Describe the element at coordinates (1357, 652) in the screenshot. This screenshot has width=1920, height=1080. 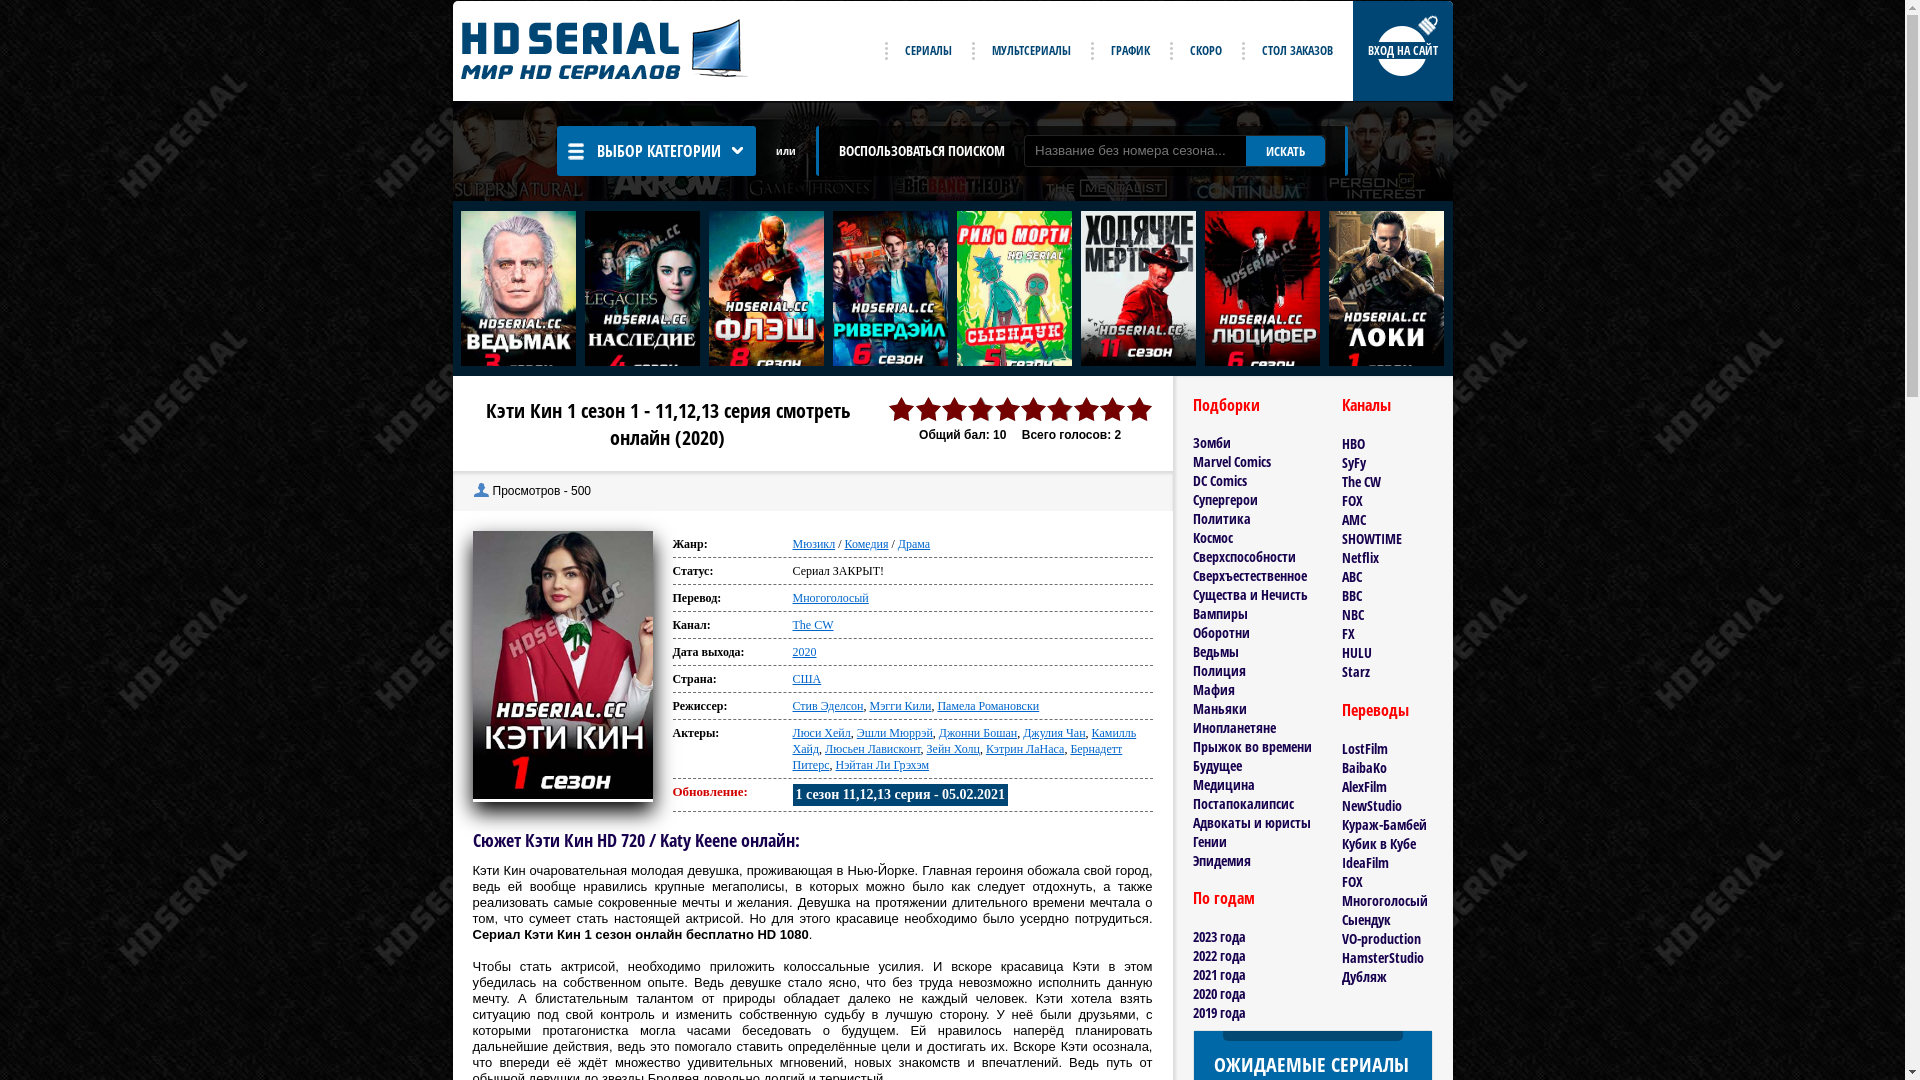
I see `'HULU'` at that location.